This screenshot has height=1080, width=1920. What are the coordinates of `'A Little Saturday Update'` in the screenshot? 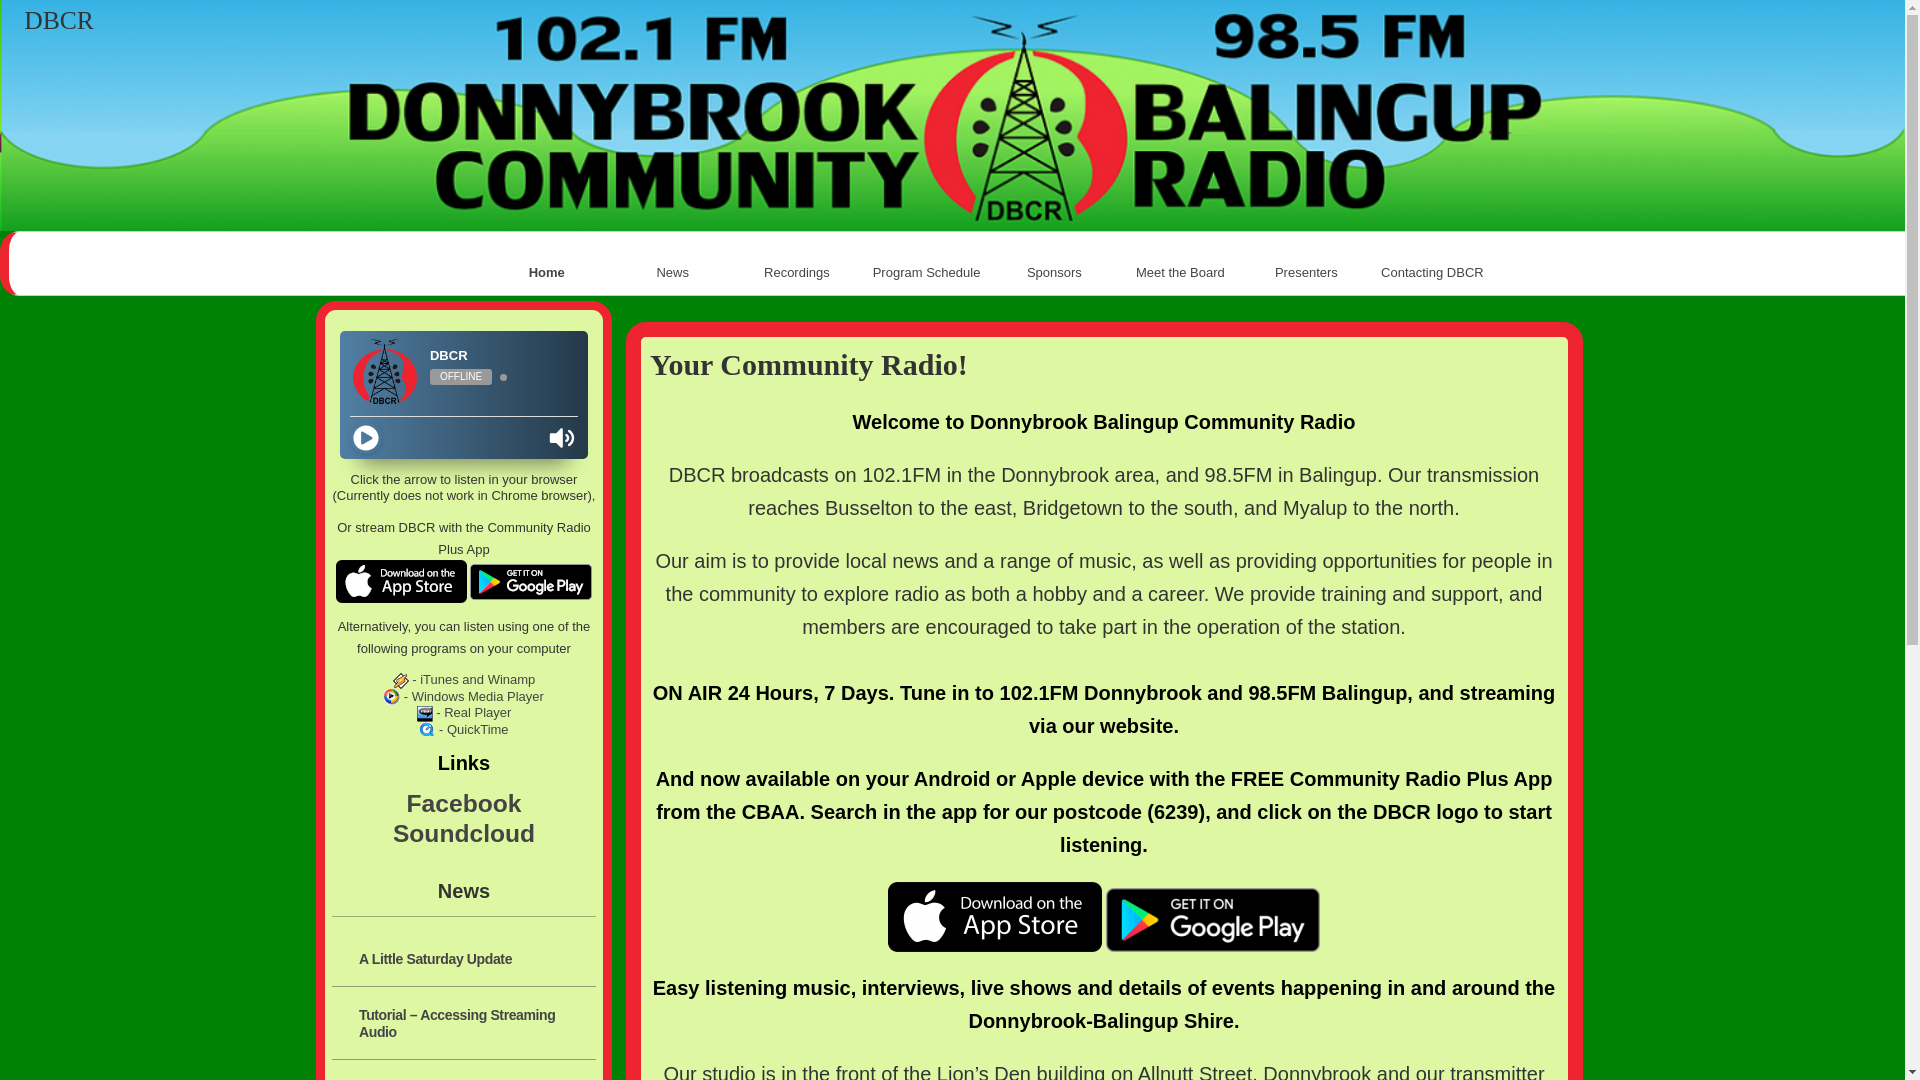 It's located at (473, 955).